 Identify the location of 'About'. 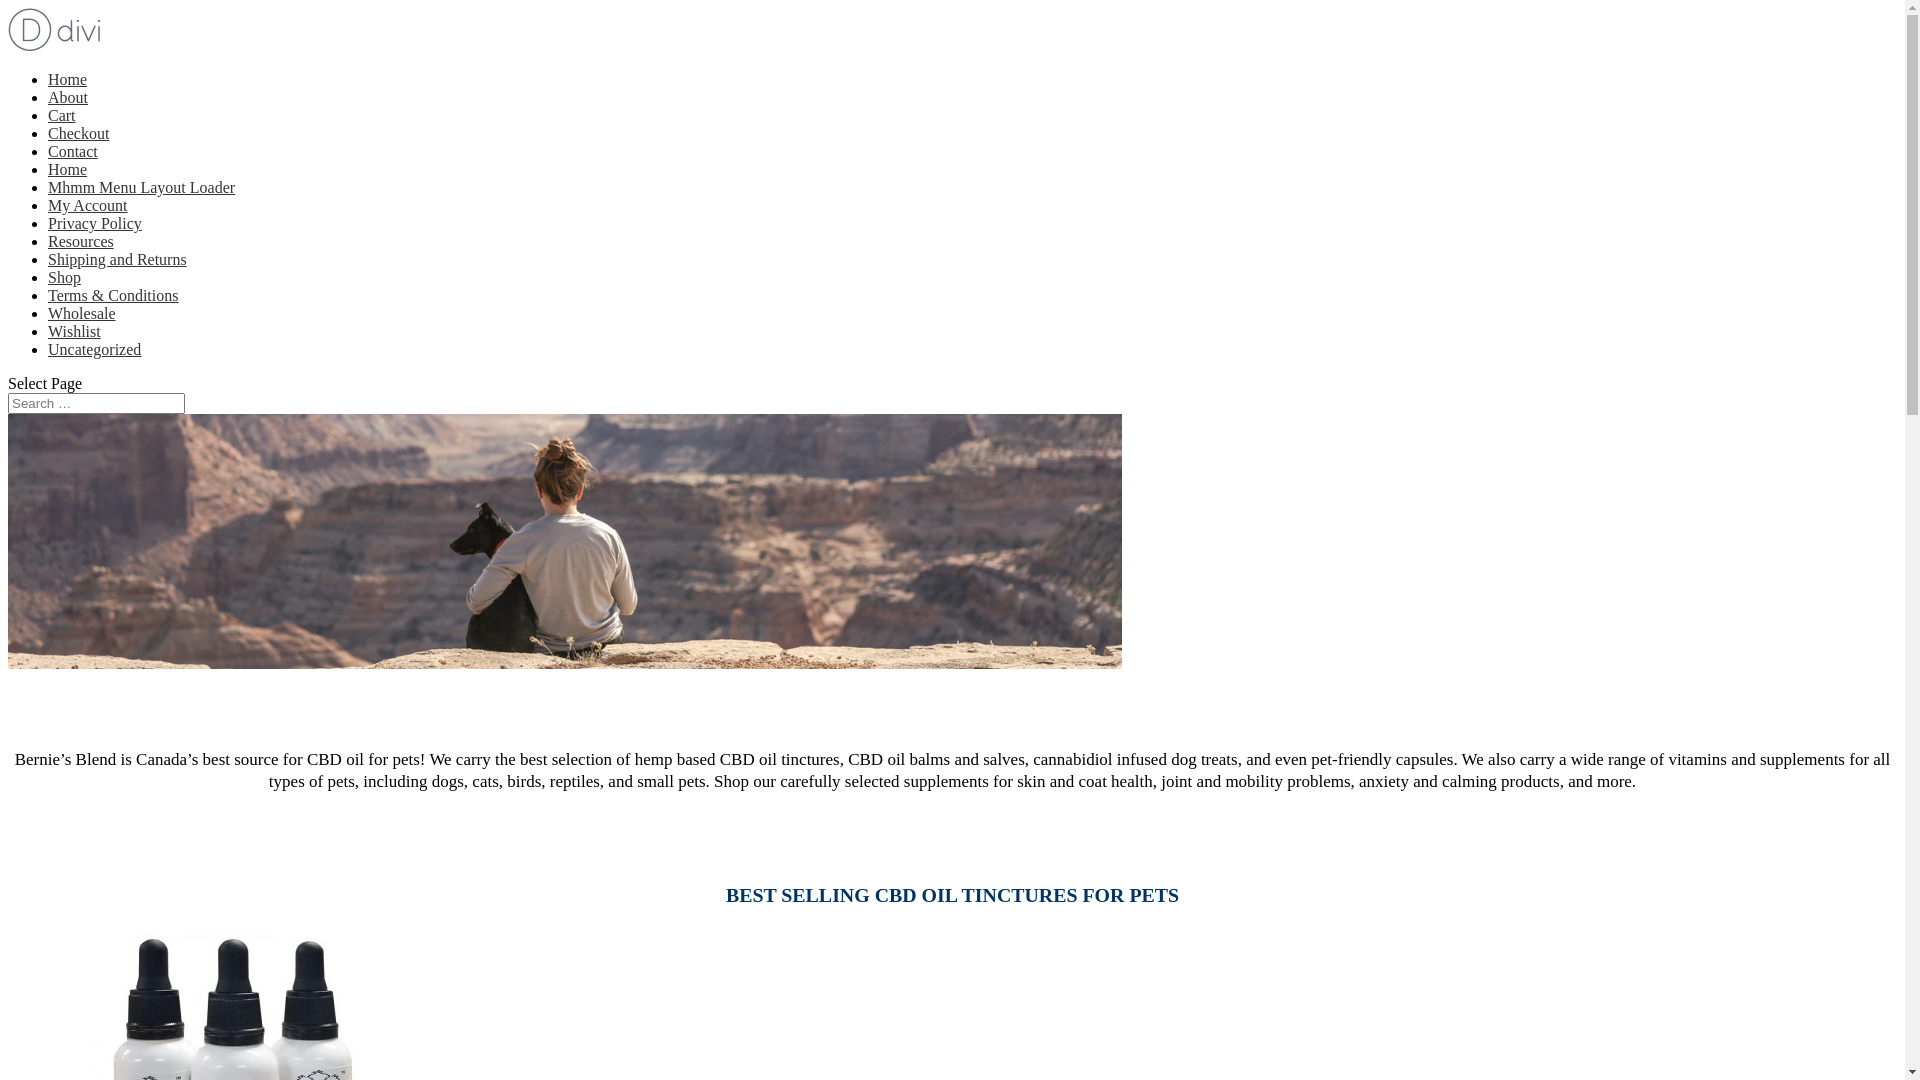
(67, 97).